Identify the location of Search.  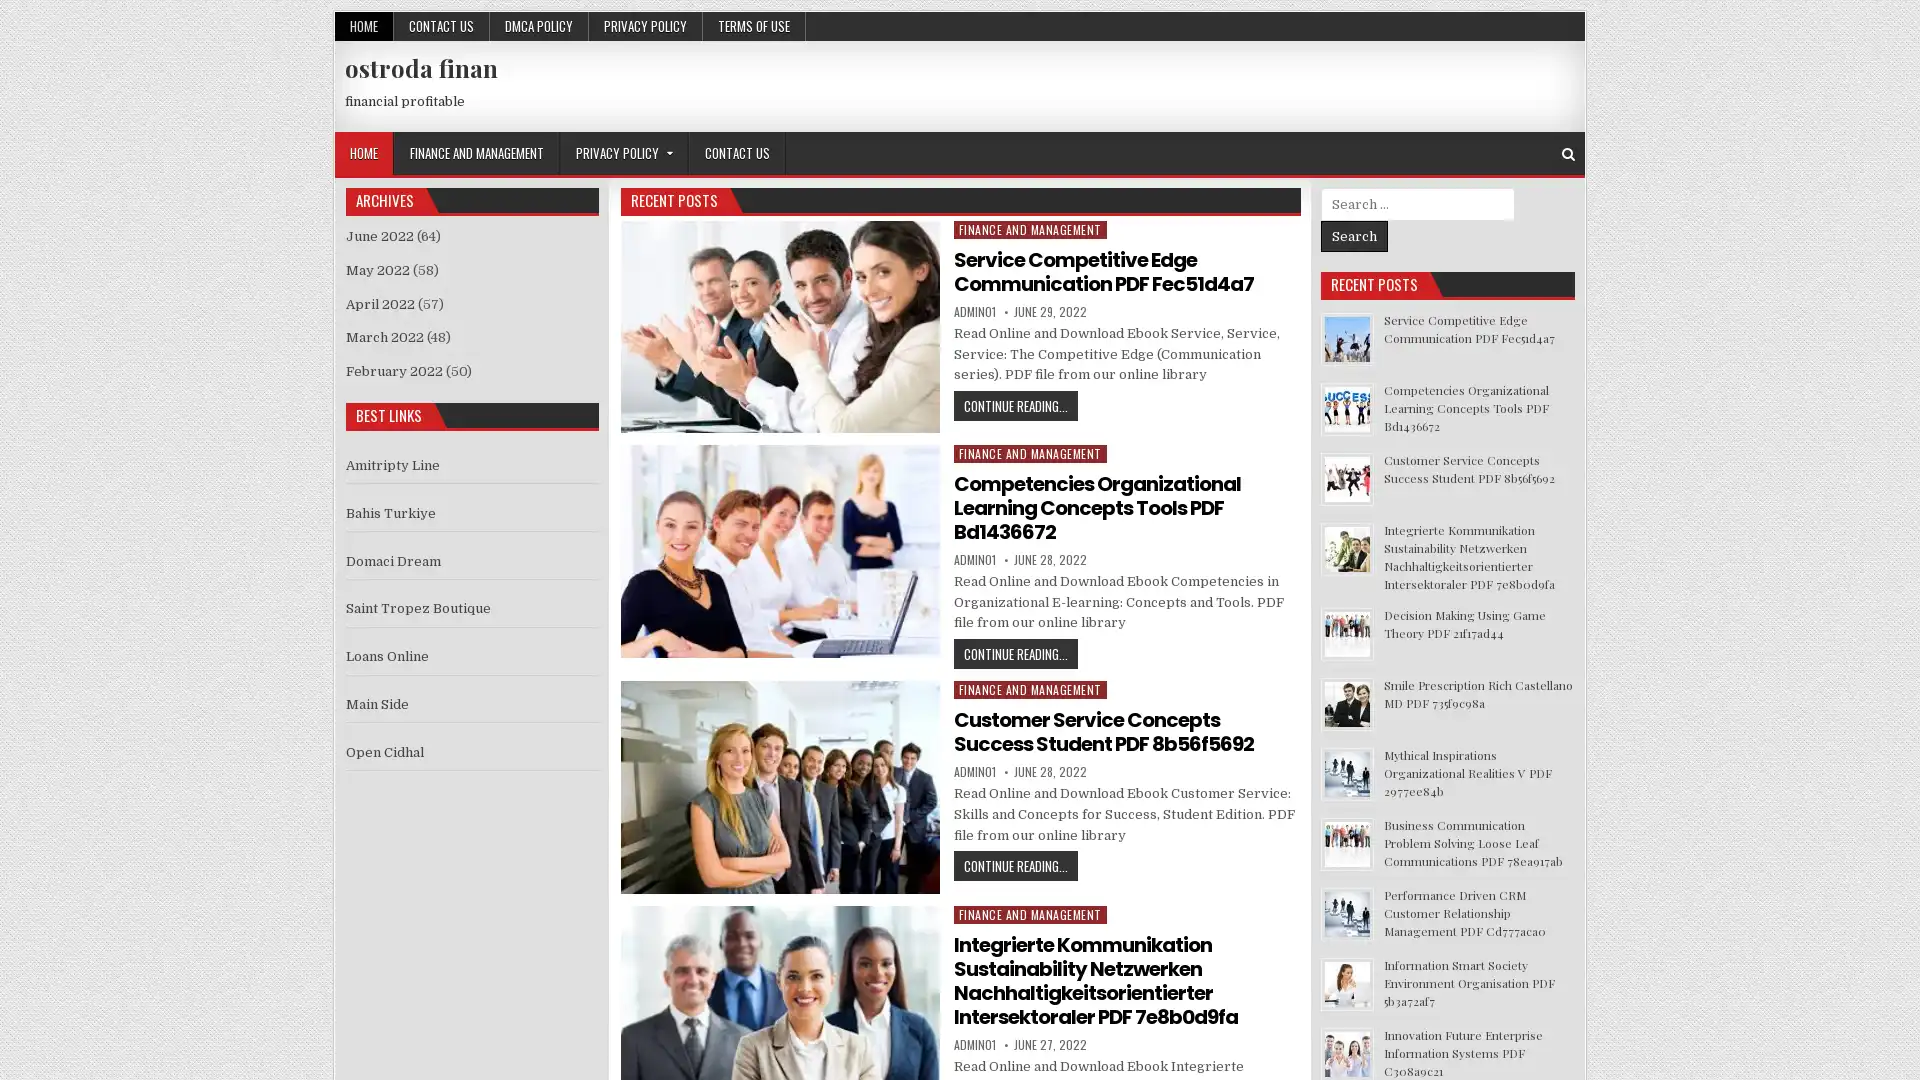
(1354, 235).